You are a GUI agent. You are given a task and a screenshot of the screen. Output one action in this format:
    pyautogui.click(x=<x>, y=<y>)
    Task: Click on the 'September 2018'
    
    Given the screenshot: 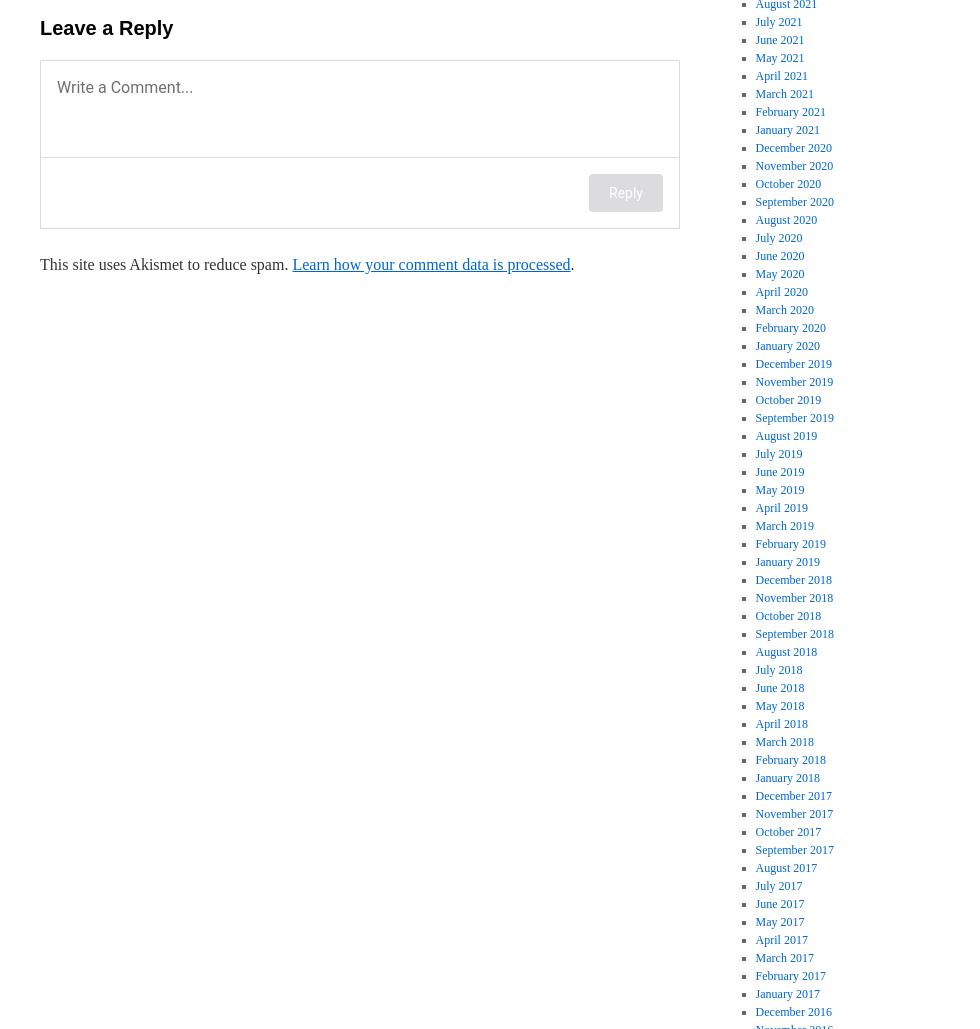 What is the action you would take?
    pyautogui.click(x=793, y=633)
    